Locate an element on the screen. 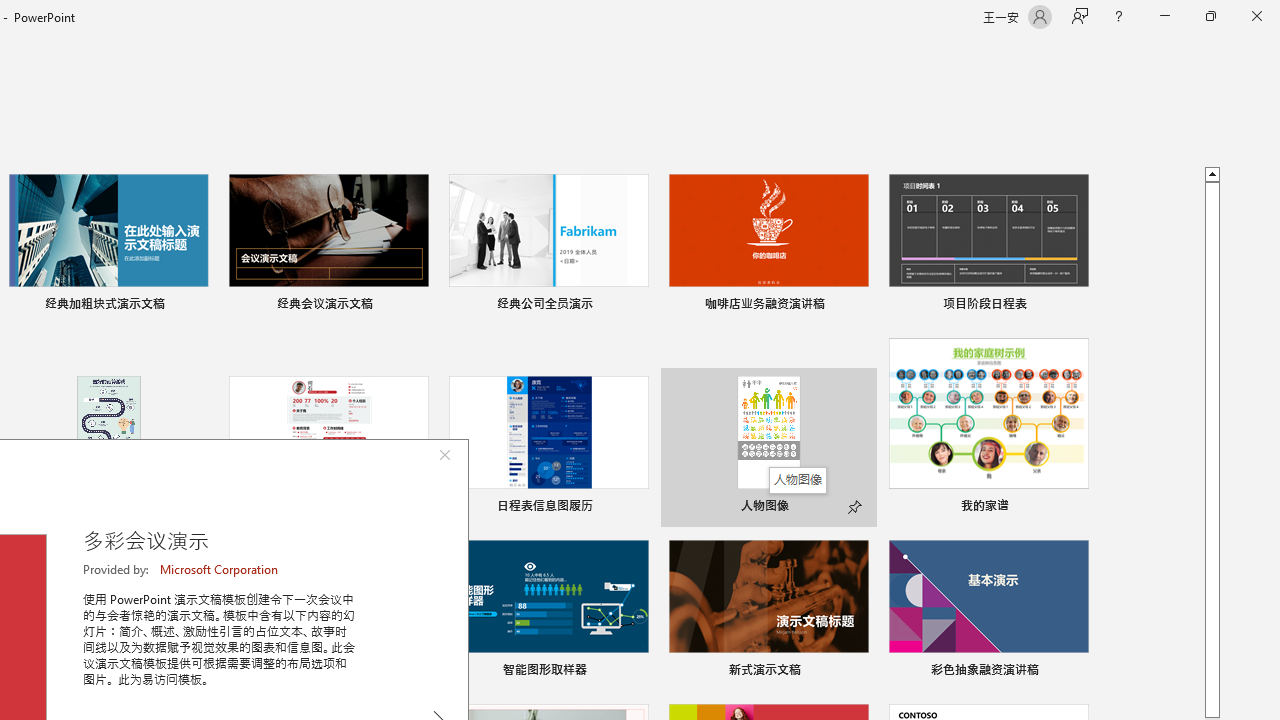 Image resolution: width=1280 pixels, height=720 pixels. 'Pin to list' is located at coordinates (1074, 672).